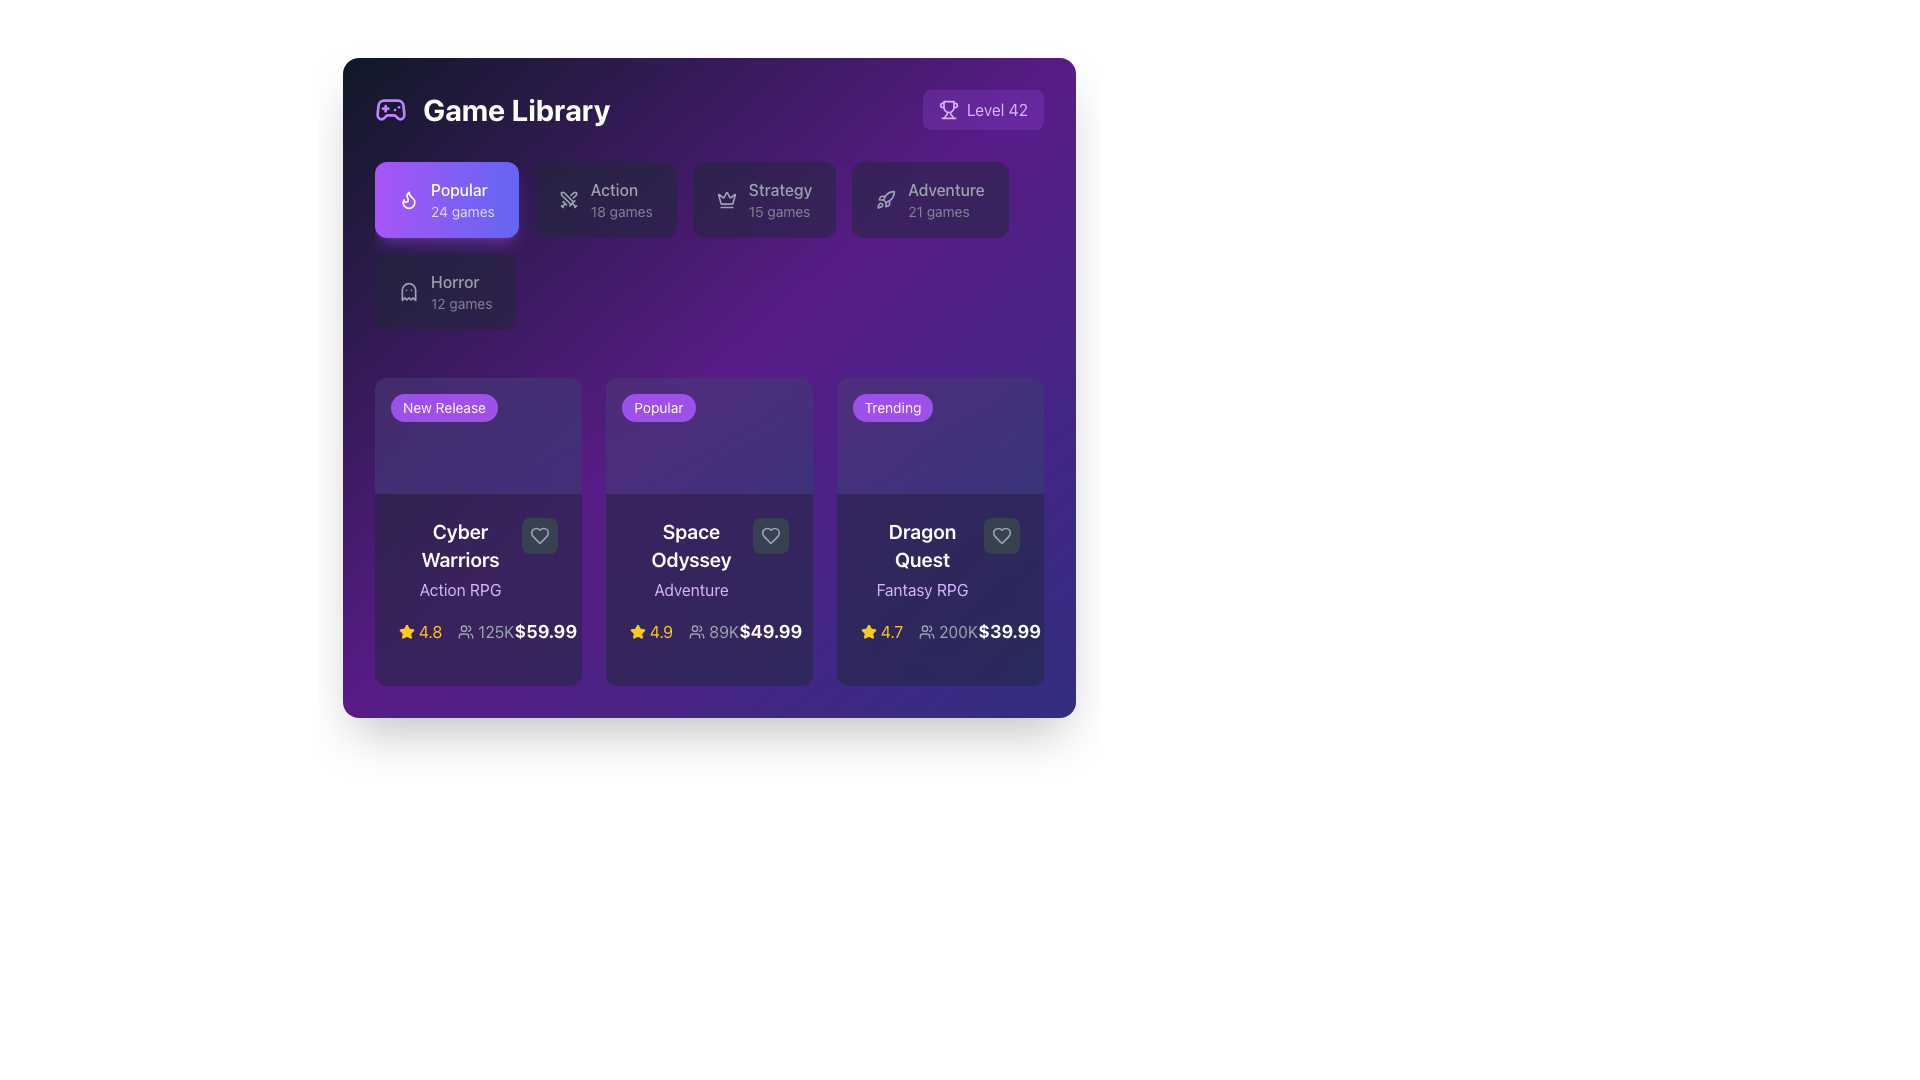 This screenshot has height=1080, width=1920. Describe the element at coordinates (539, 535) in the screenshot. I see `the 'Favorite' or 'Like' button (heart icon) located in the top-right section of the 'Cyber Warriors' game card` at that location.